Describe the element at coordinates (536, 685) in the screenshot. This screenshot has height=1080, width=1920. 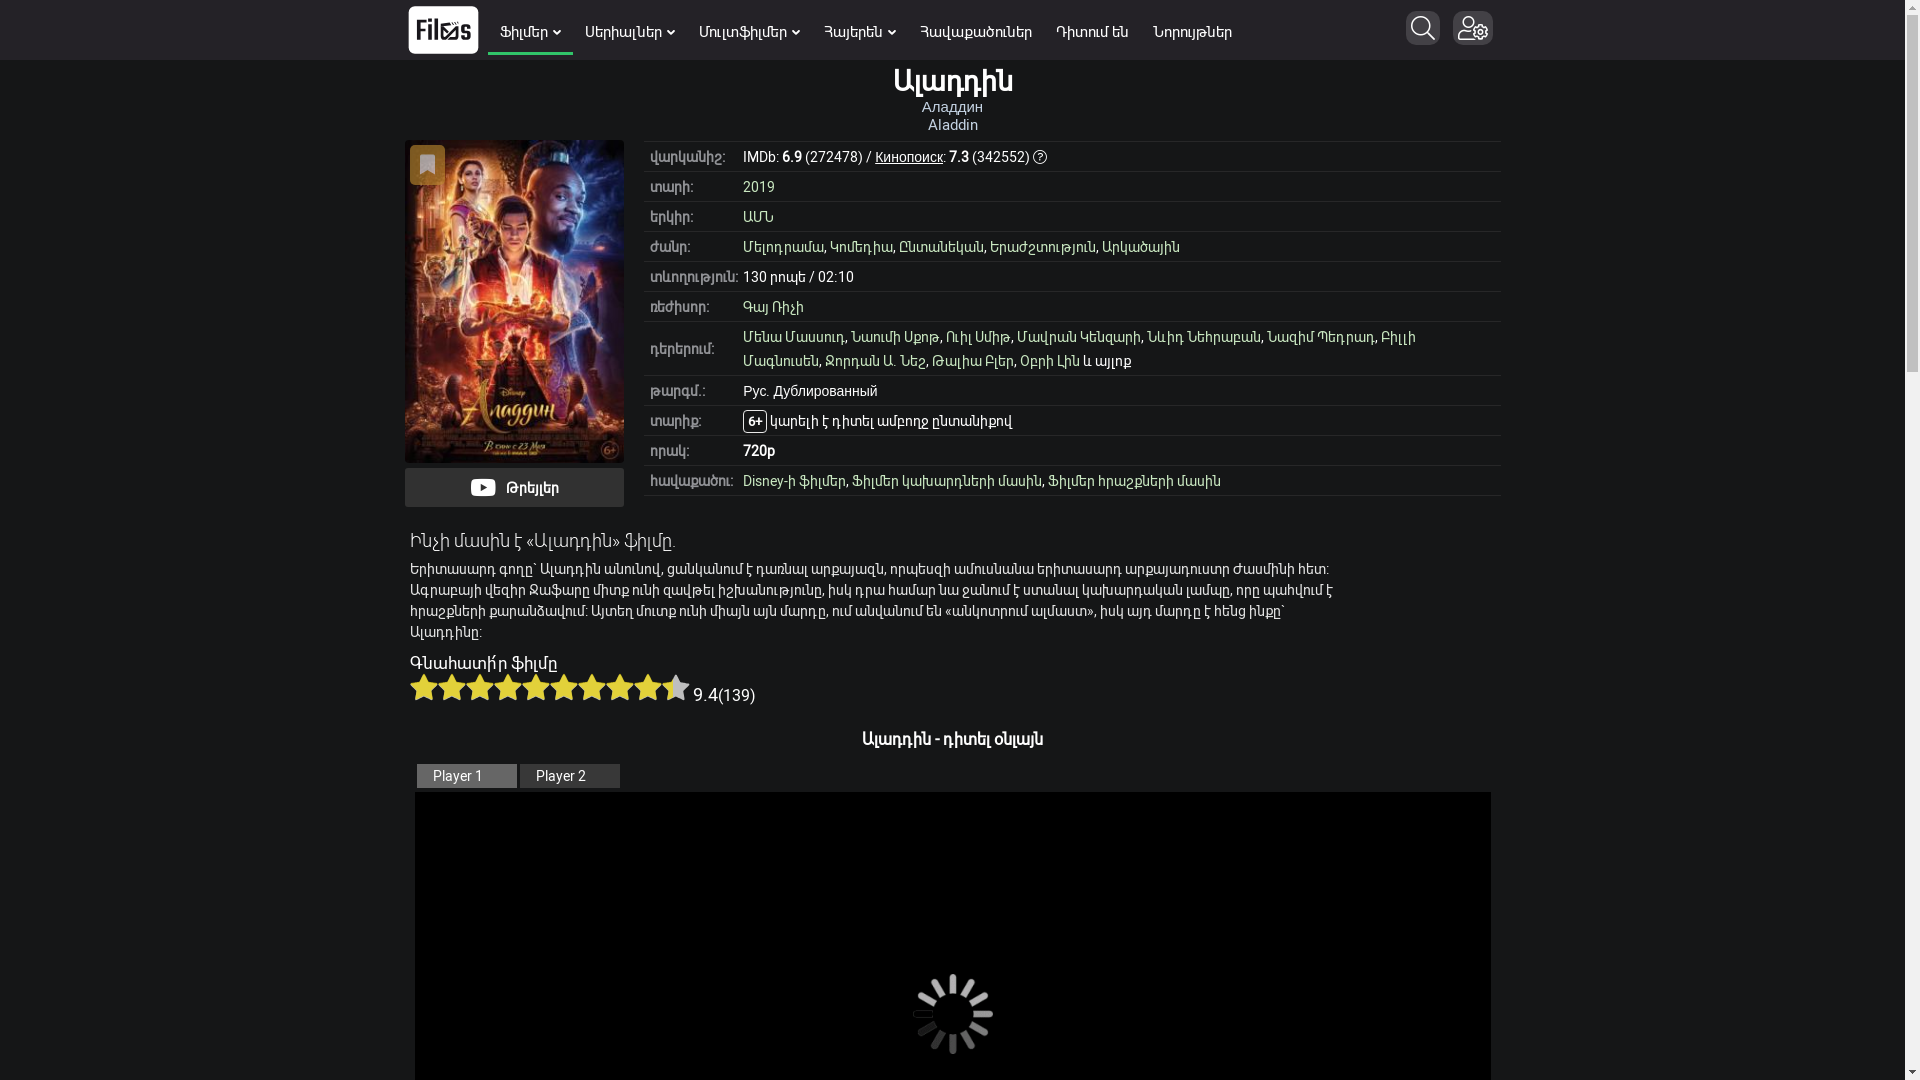
I see `'5'` at that location.